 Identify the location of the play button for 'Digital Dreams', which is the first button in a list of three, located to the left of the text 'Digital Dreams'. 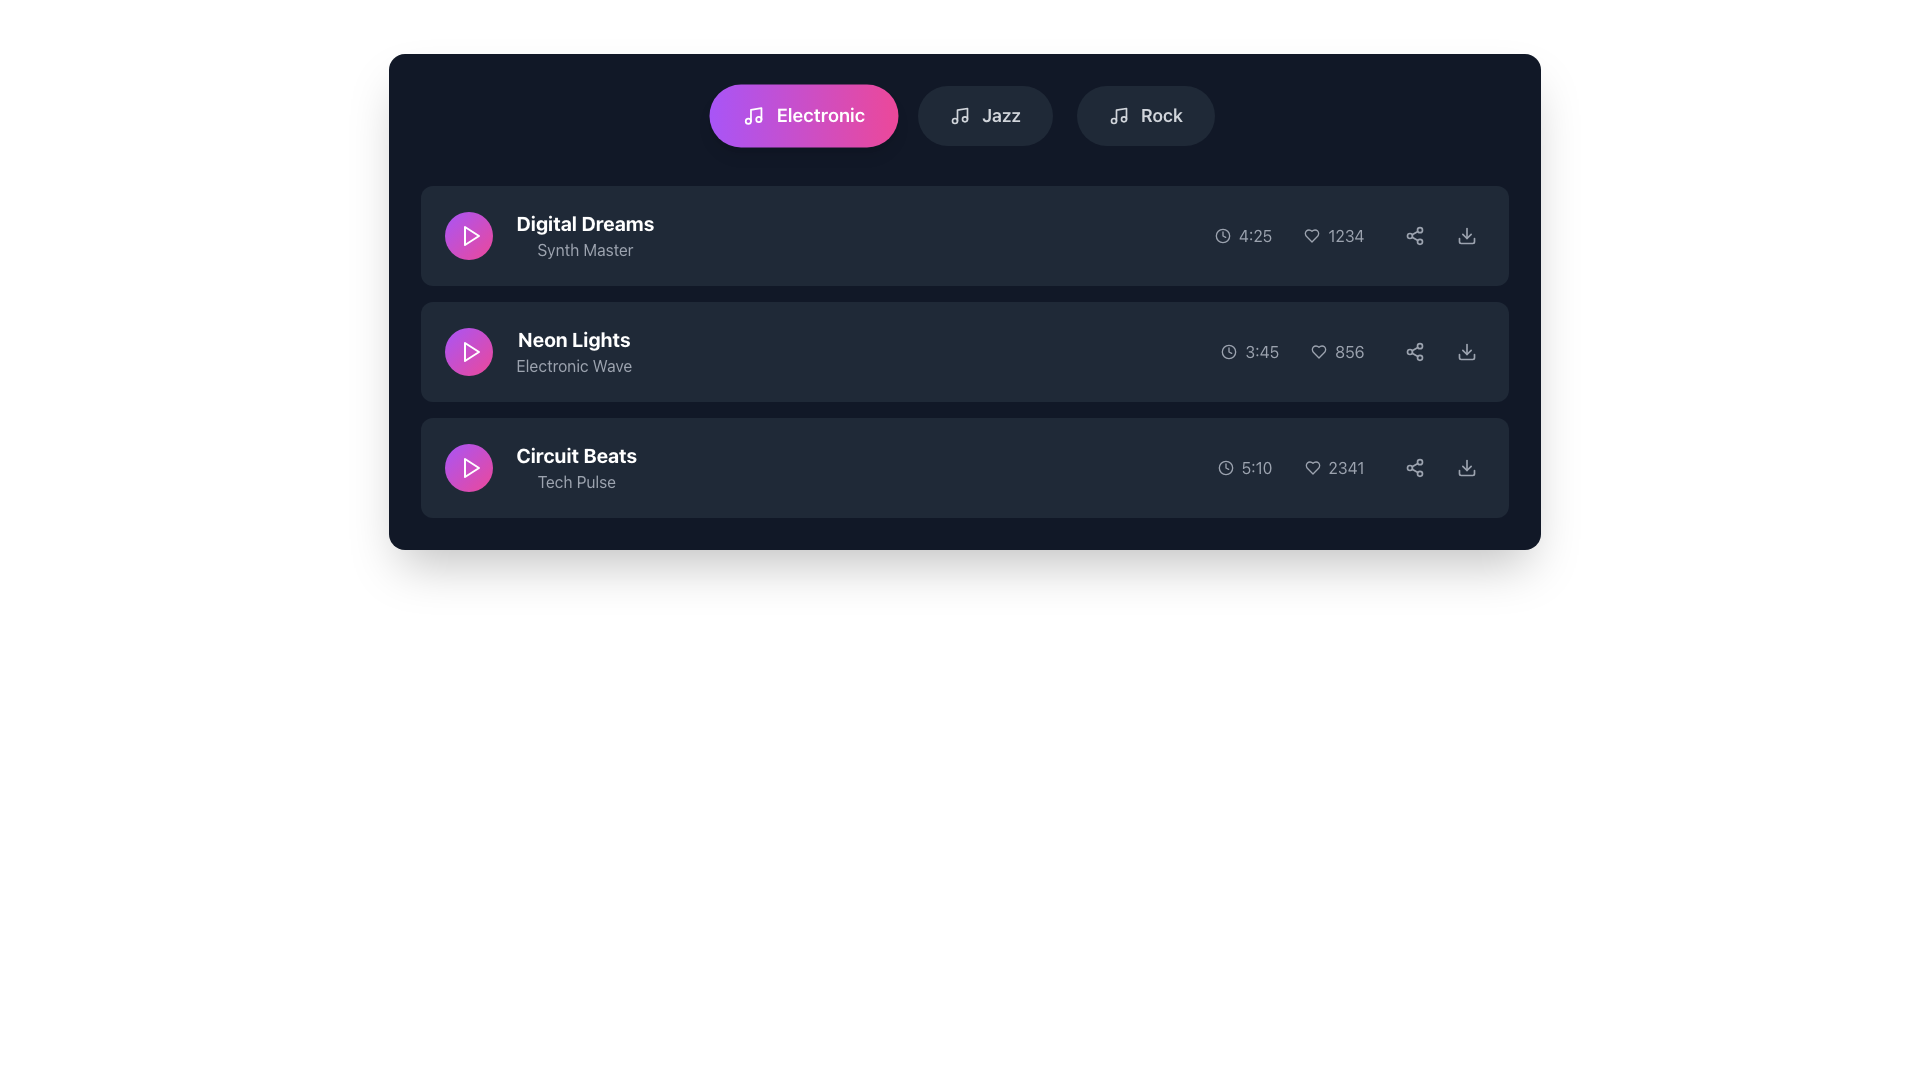
(467, 234).